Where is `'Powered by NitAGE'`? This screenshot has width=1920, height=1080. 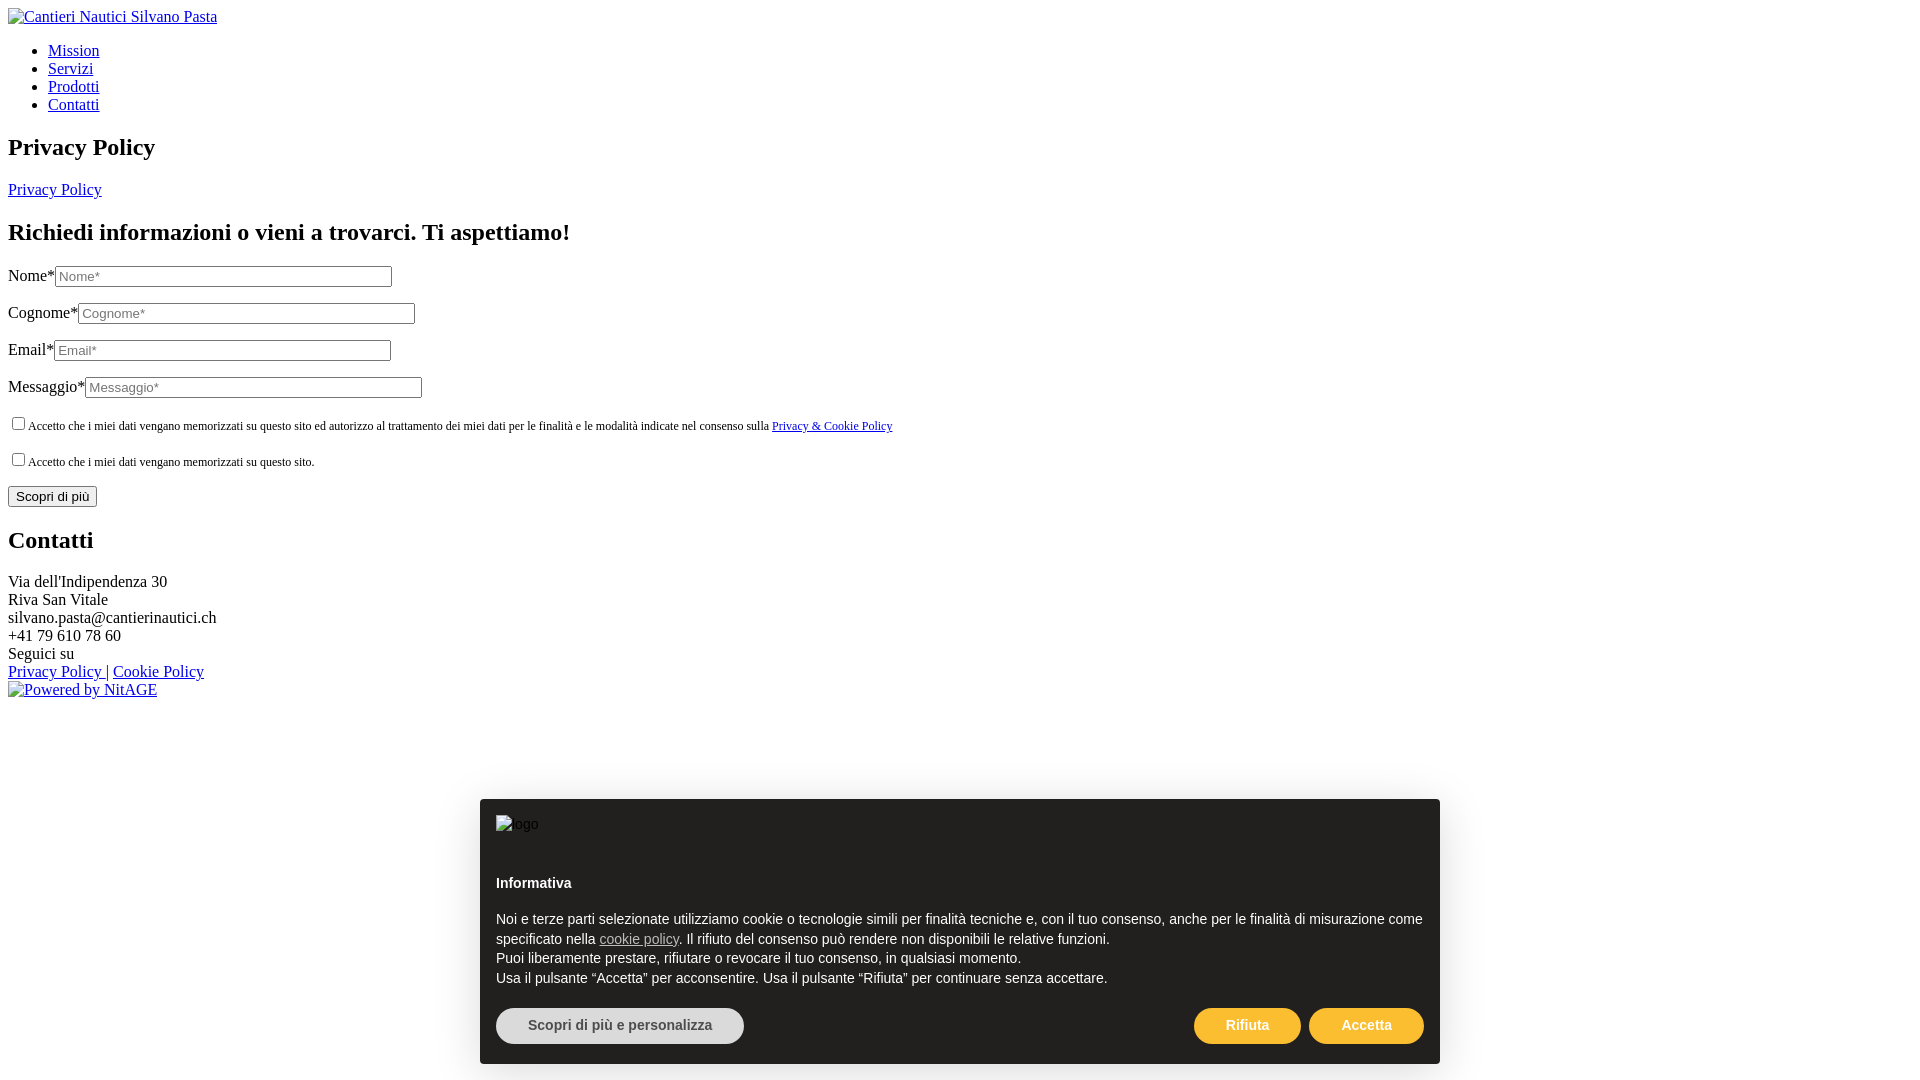
'Powered by NitAGE' is located at coordinates (8, 688).